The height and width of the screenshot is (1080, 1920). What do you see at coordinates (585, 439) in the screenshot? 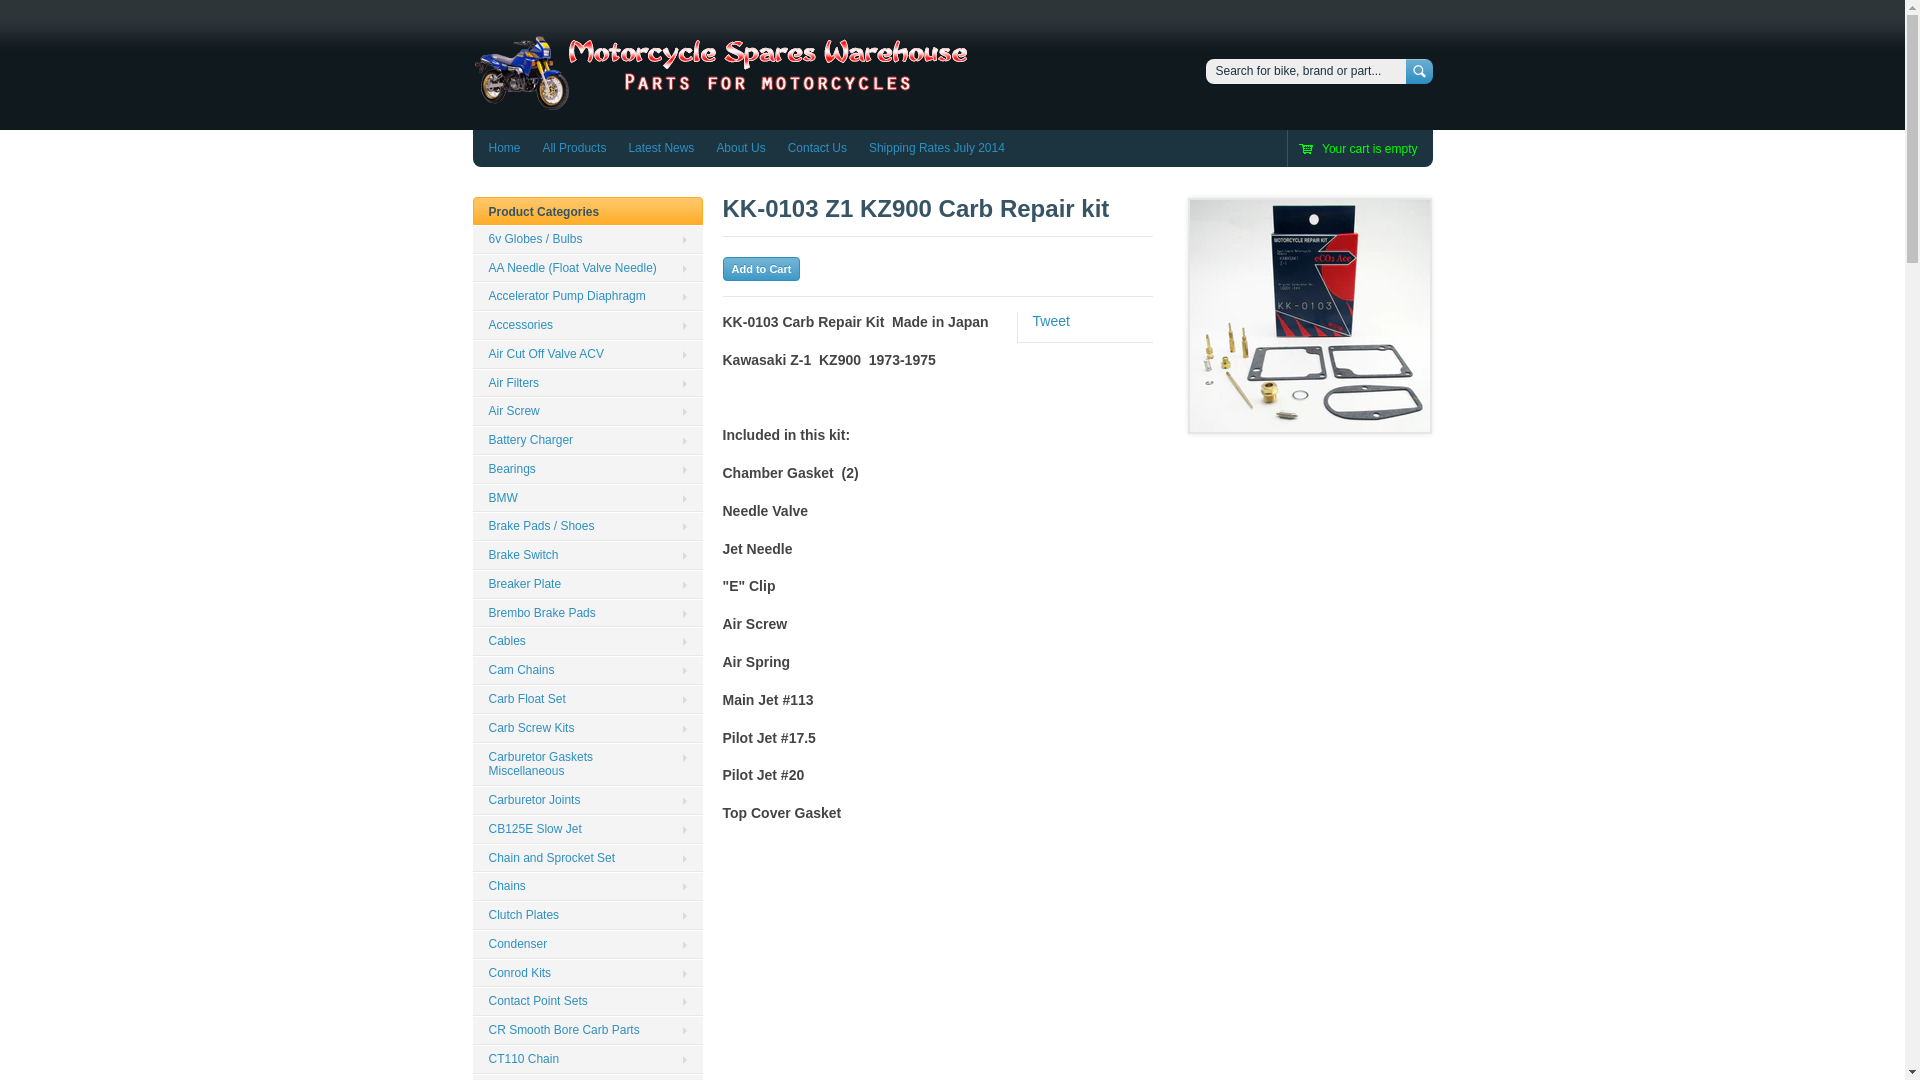
I see `'Battery Charger'` at bounding box center [585, 439].